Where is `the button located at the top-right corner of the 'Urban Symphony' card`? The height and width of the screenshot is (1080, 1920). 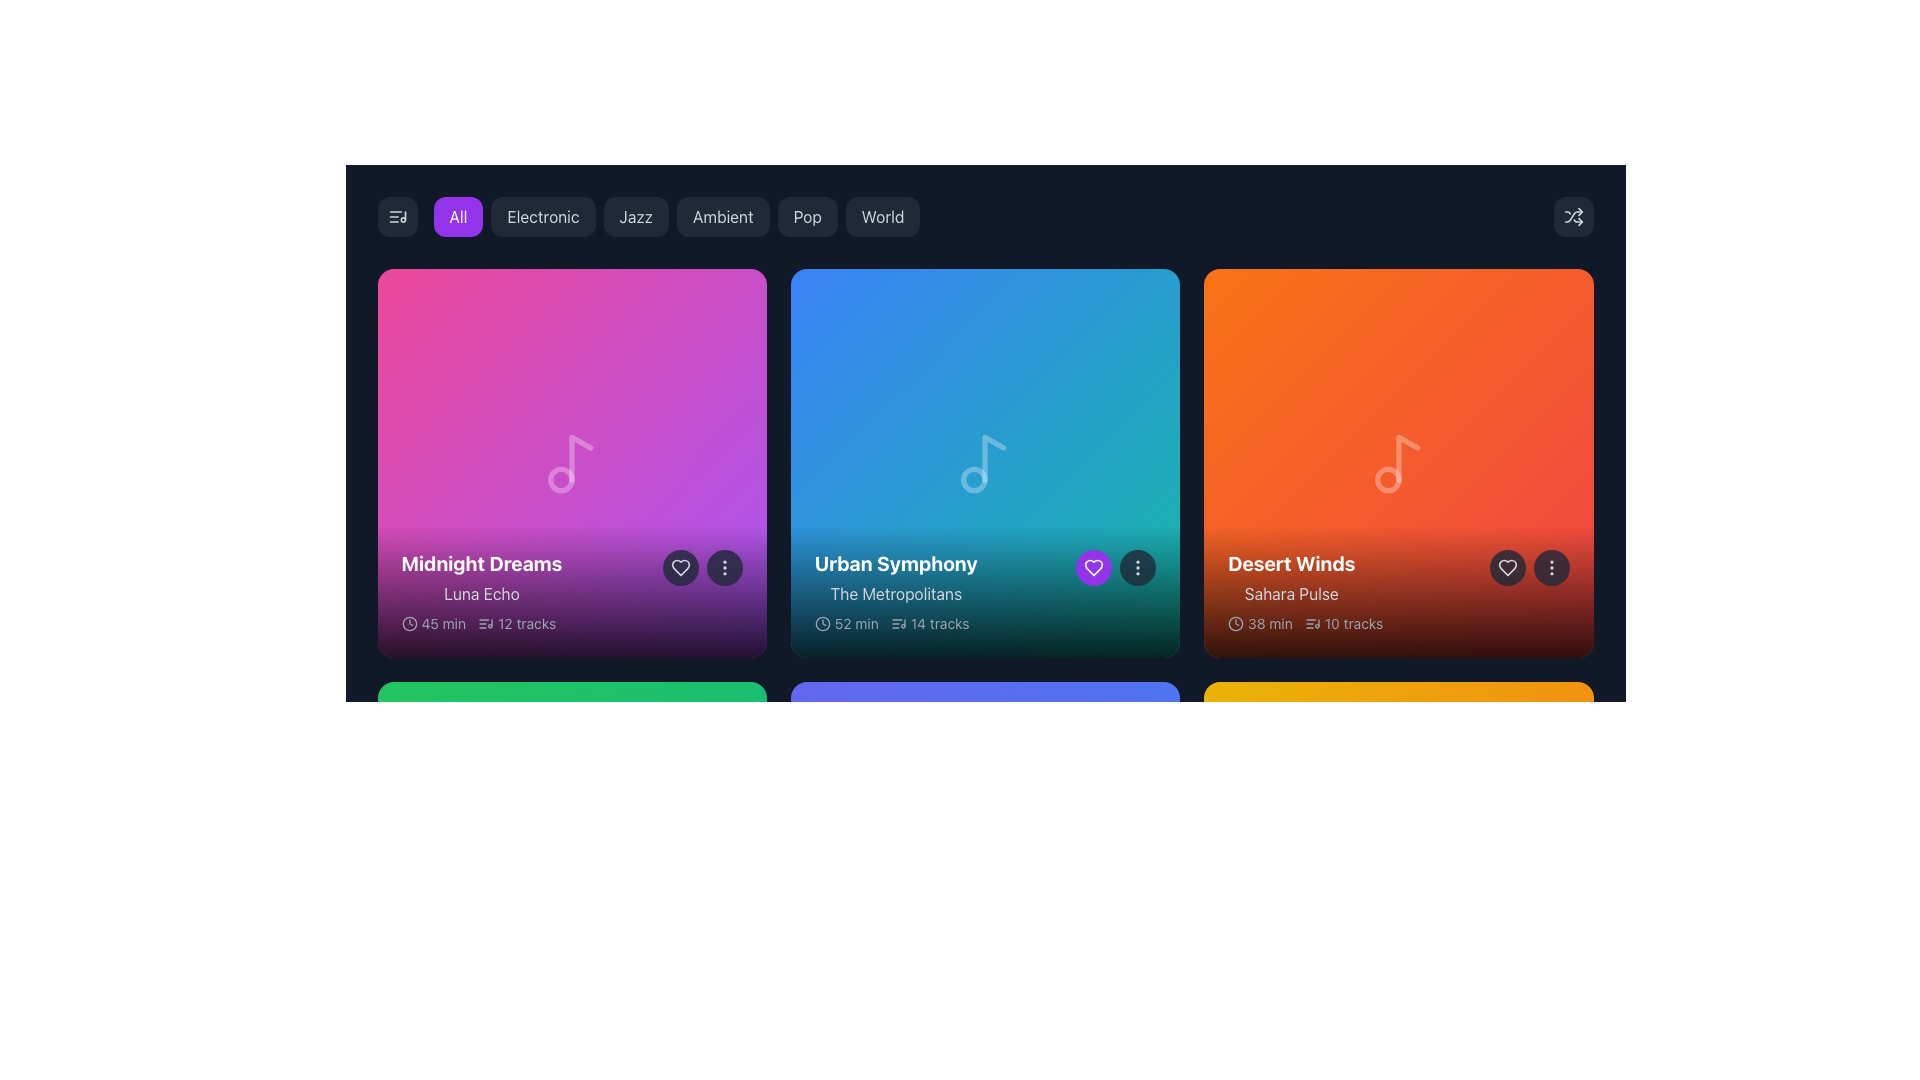 the button located at the top-right corner of the 'Urban Symphony' card is located at coordinates (1138, 568).